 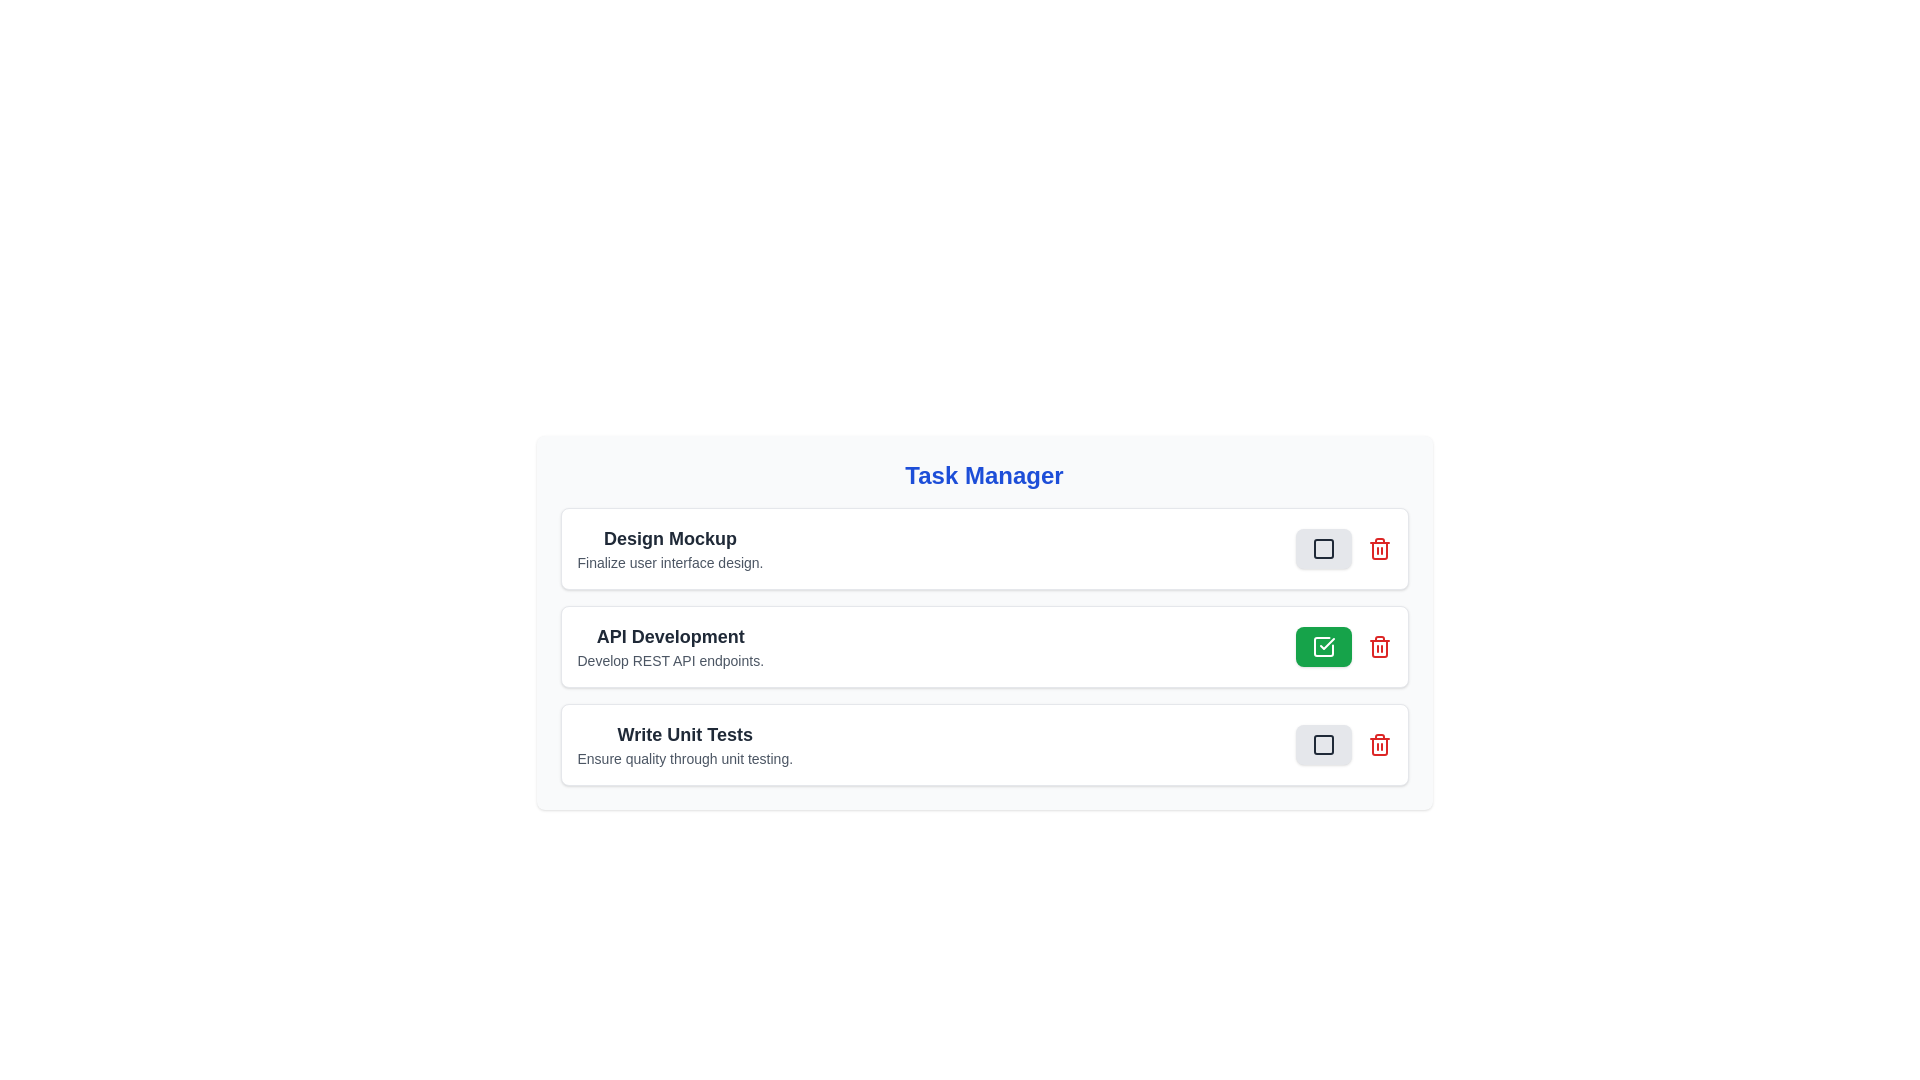 What do you see at coordinates (1323, 548) in the screenshot?
I see `the Toggle button located to the right of the 'Design Mockup' row in the task manager interface` at bounding box center [1323, 548].